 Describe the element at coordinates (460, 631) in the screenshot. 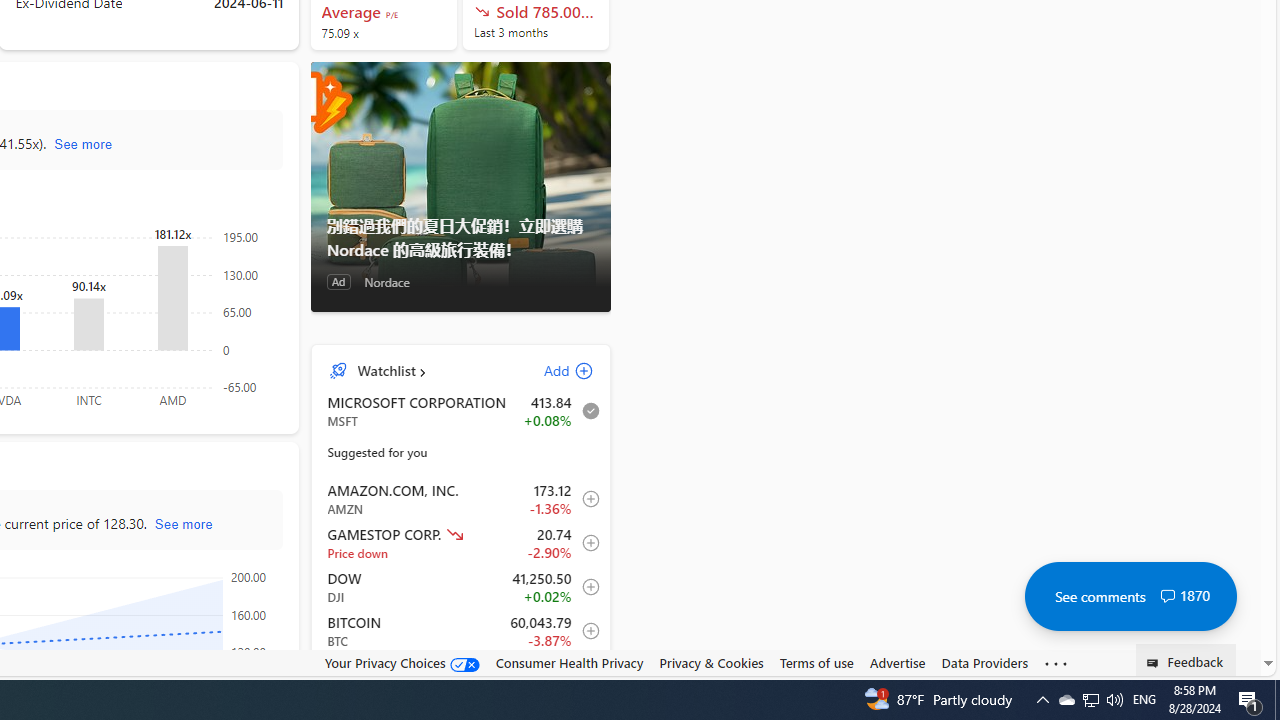

I see `'BTC Bitcoin decrease 60,043.79 -2,323.69 -3.87% item3'` at that location.